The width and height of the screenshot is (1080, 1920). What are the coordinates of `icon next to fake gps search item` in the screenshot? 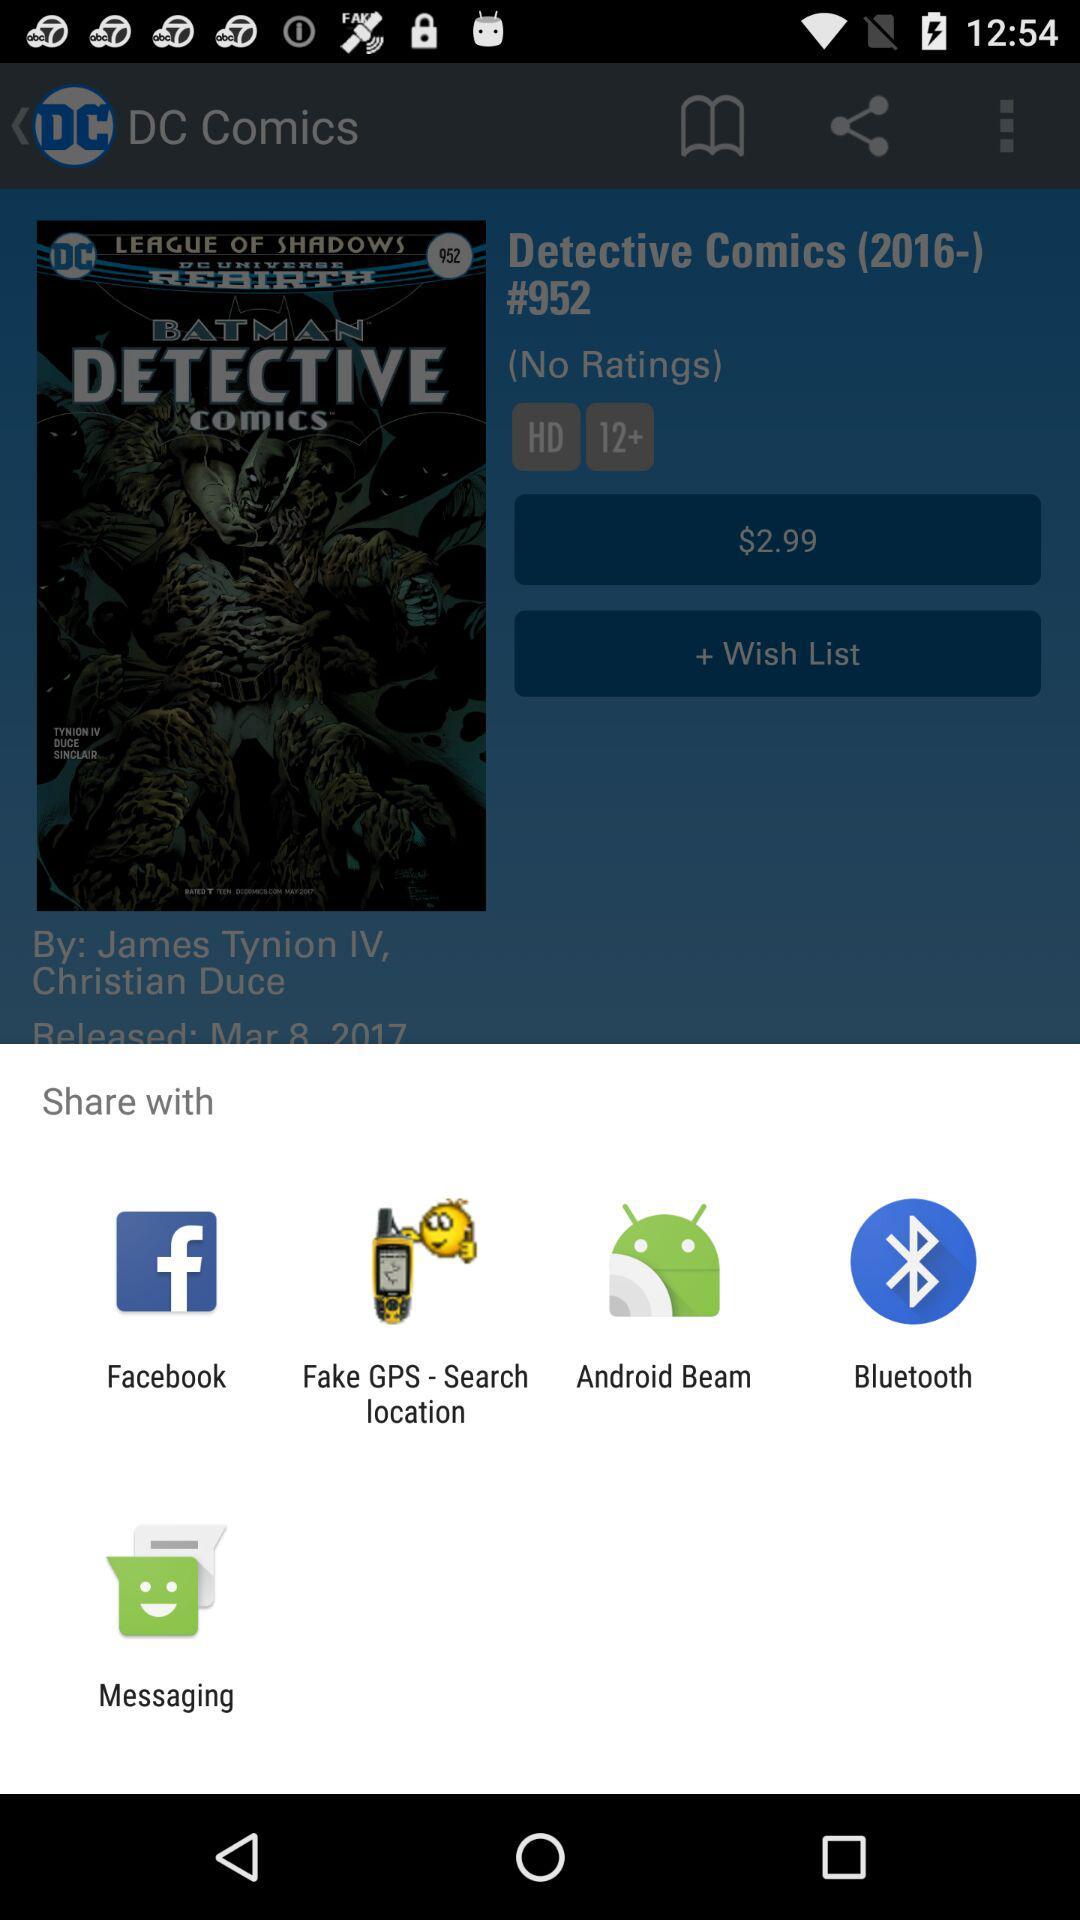 It's located at (165, 1392).